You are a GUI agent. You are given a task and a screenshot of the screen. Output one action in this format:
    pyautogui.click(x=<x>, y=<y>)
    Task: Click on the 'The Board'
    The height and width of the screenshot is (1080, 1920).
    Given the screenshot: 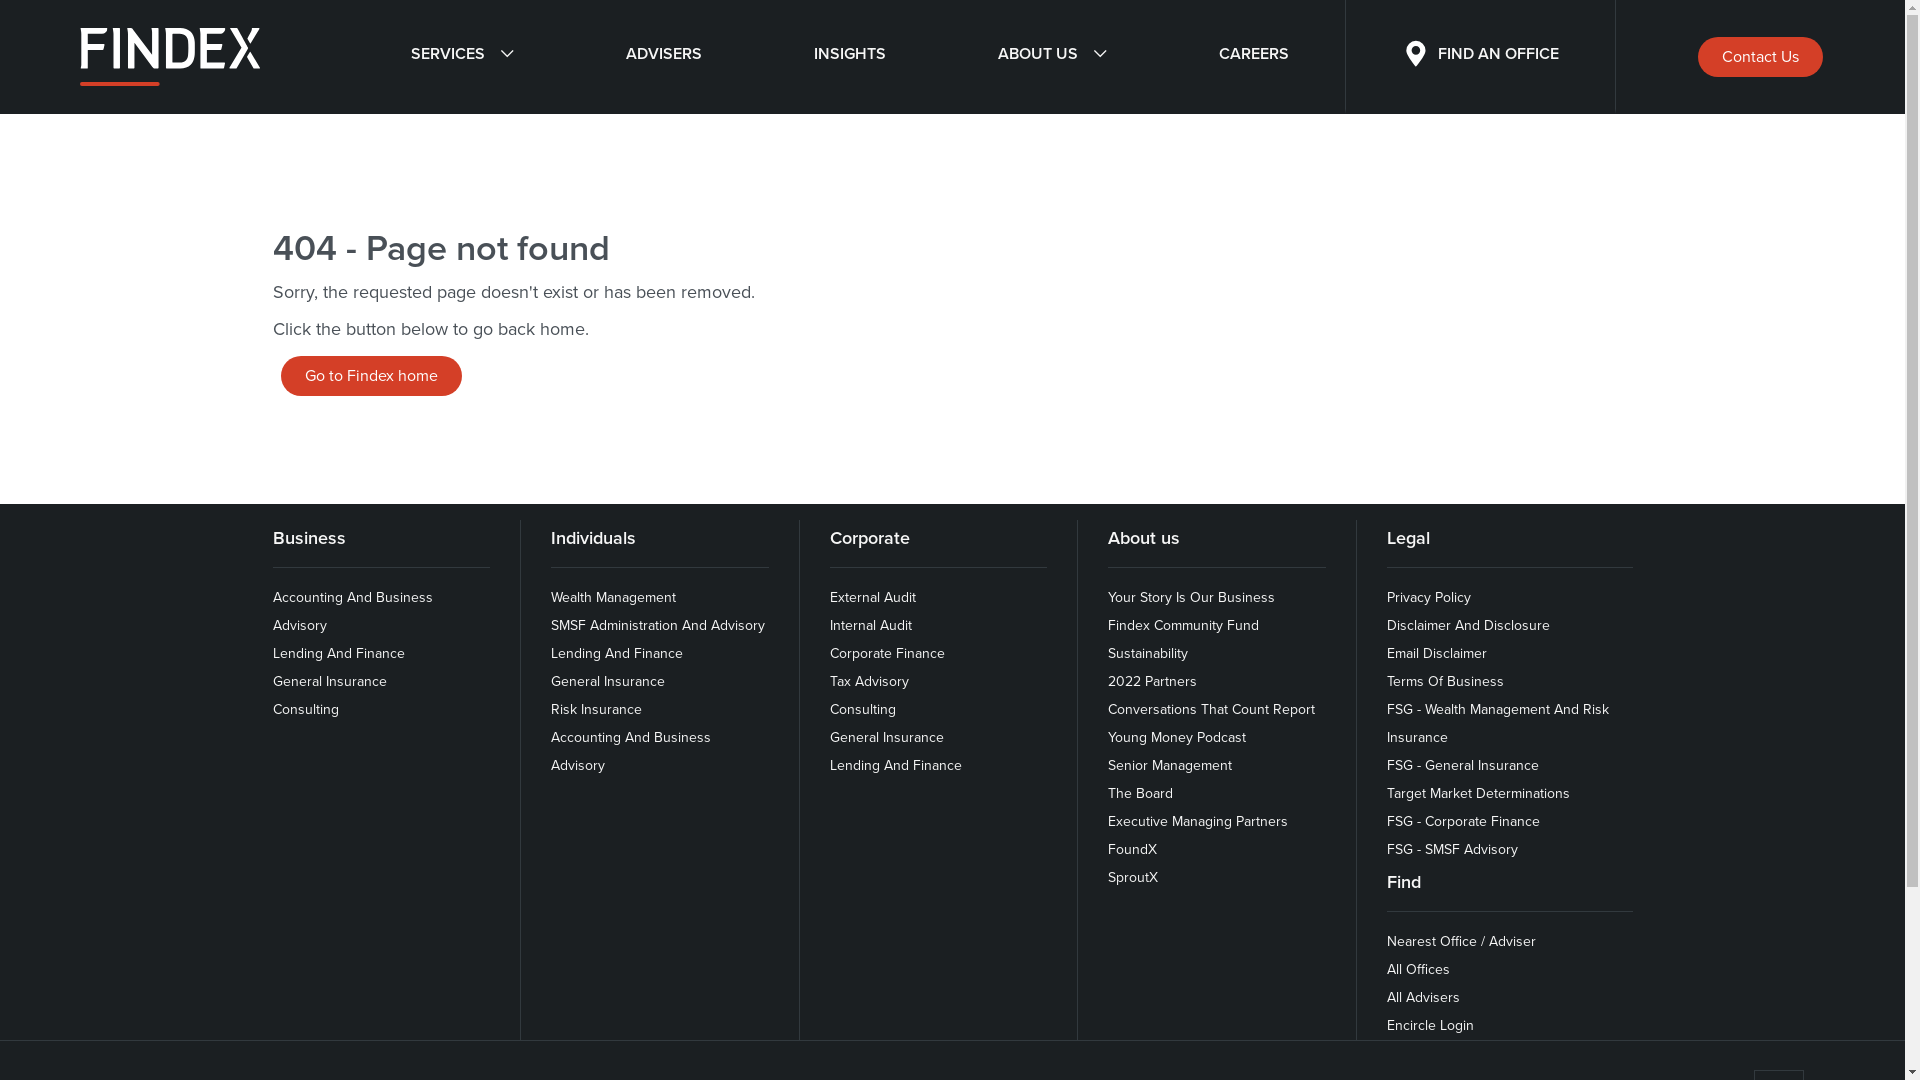 What is the action you would take?
    pyautogui.click(x=1107, y=792)
    